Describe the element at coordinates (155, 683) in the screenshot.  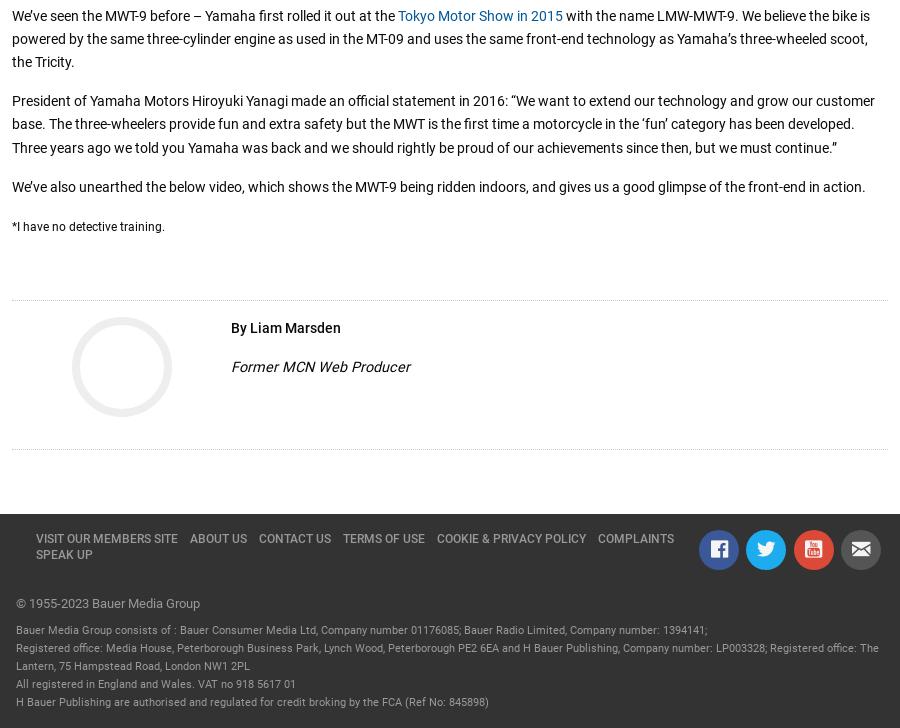
I see `'All registered in England and Wales.  VAT no 918 5617 01'` at that location.